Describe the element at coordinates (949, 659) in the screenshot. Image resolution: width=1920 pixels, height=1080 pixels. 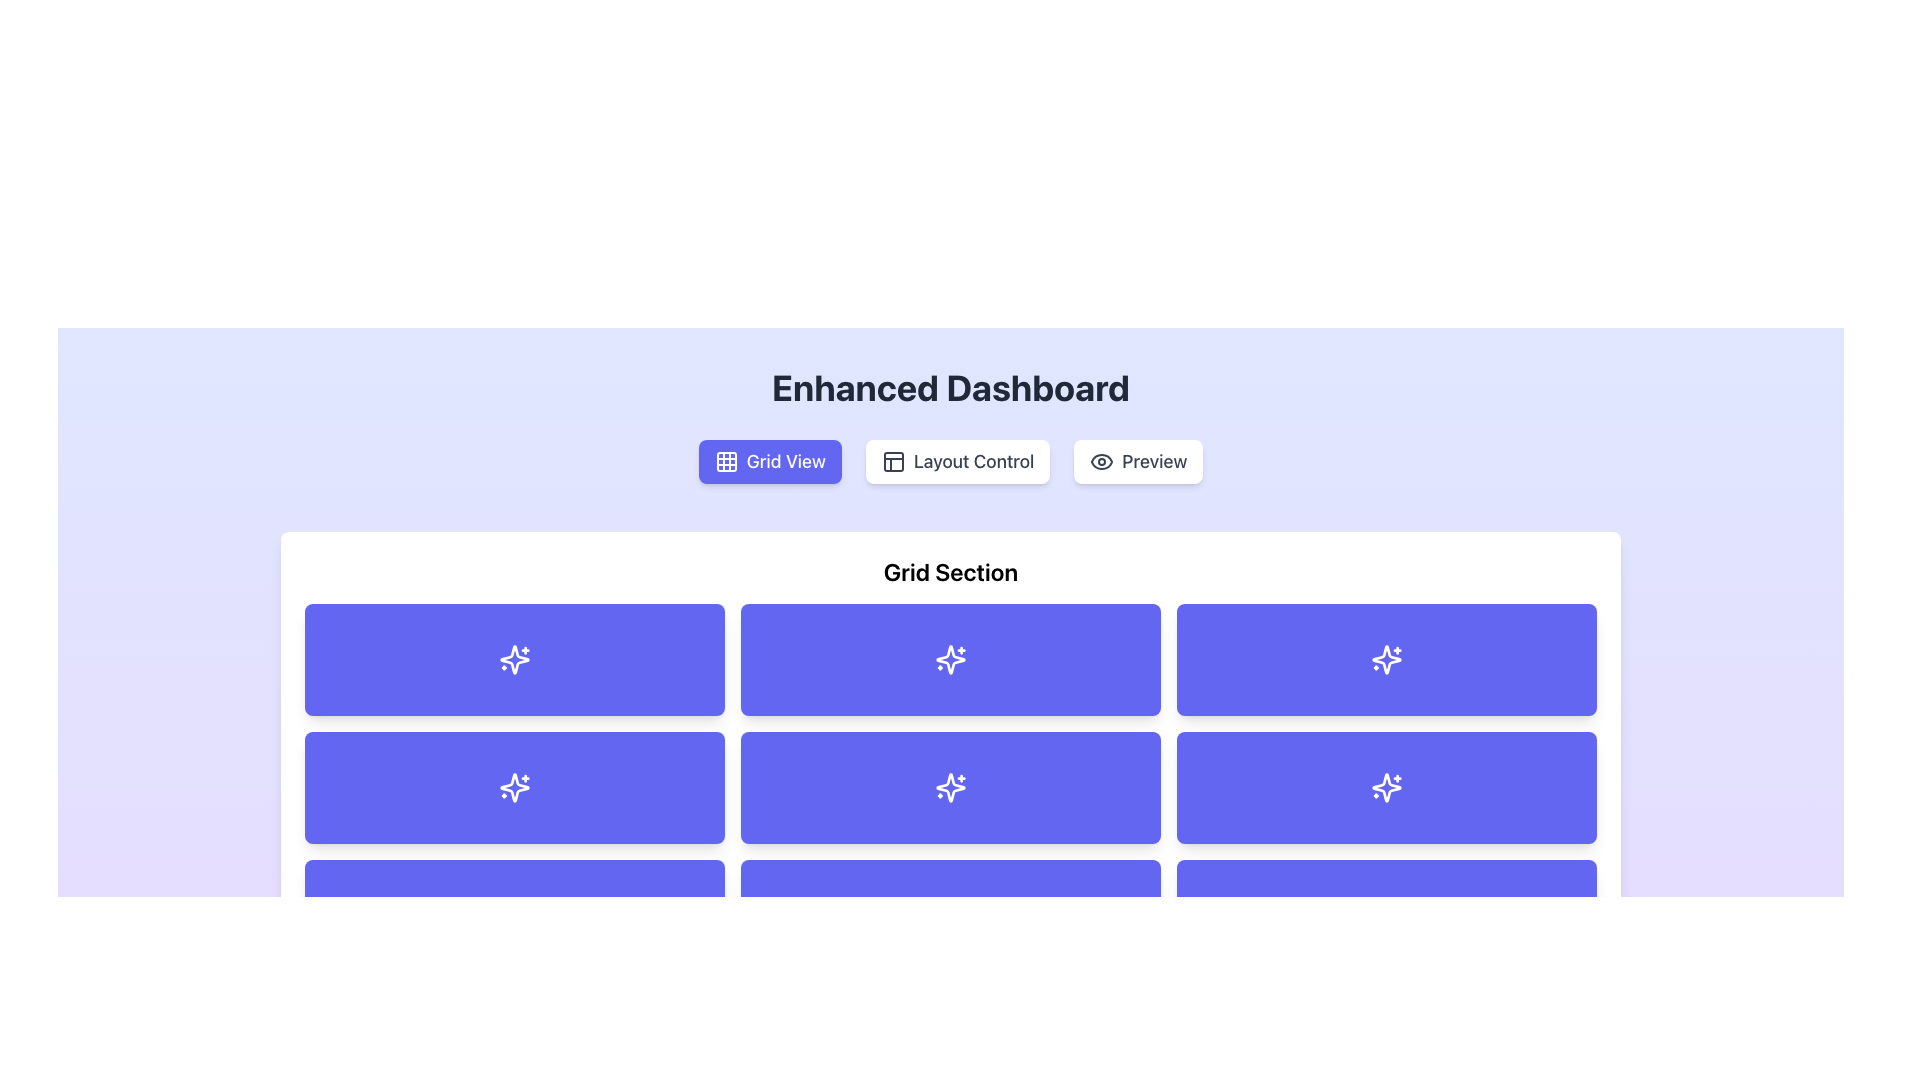
I see `the grid cell with a purple background and a white sparkle icon, located in the second column of the first row of the grid` at that location.